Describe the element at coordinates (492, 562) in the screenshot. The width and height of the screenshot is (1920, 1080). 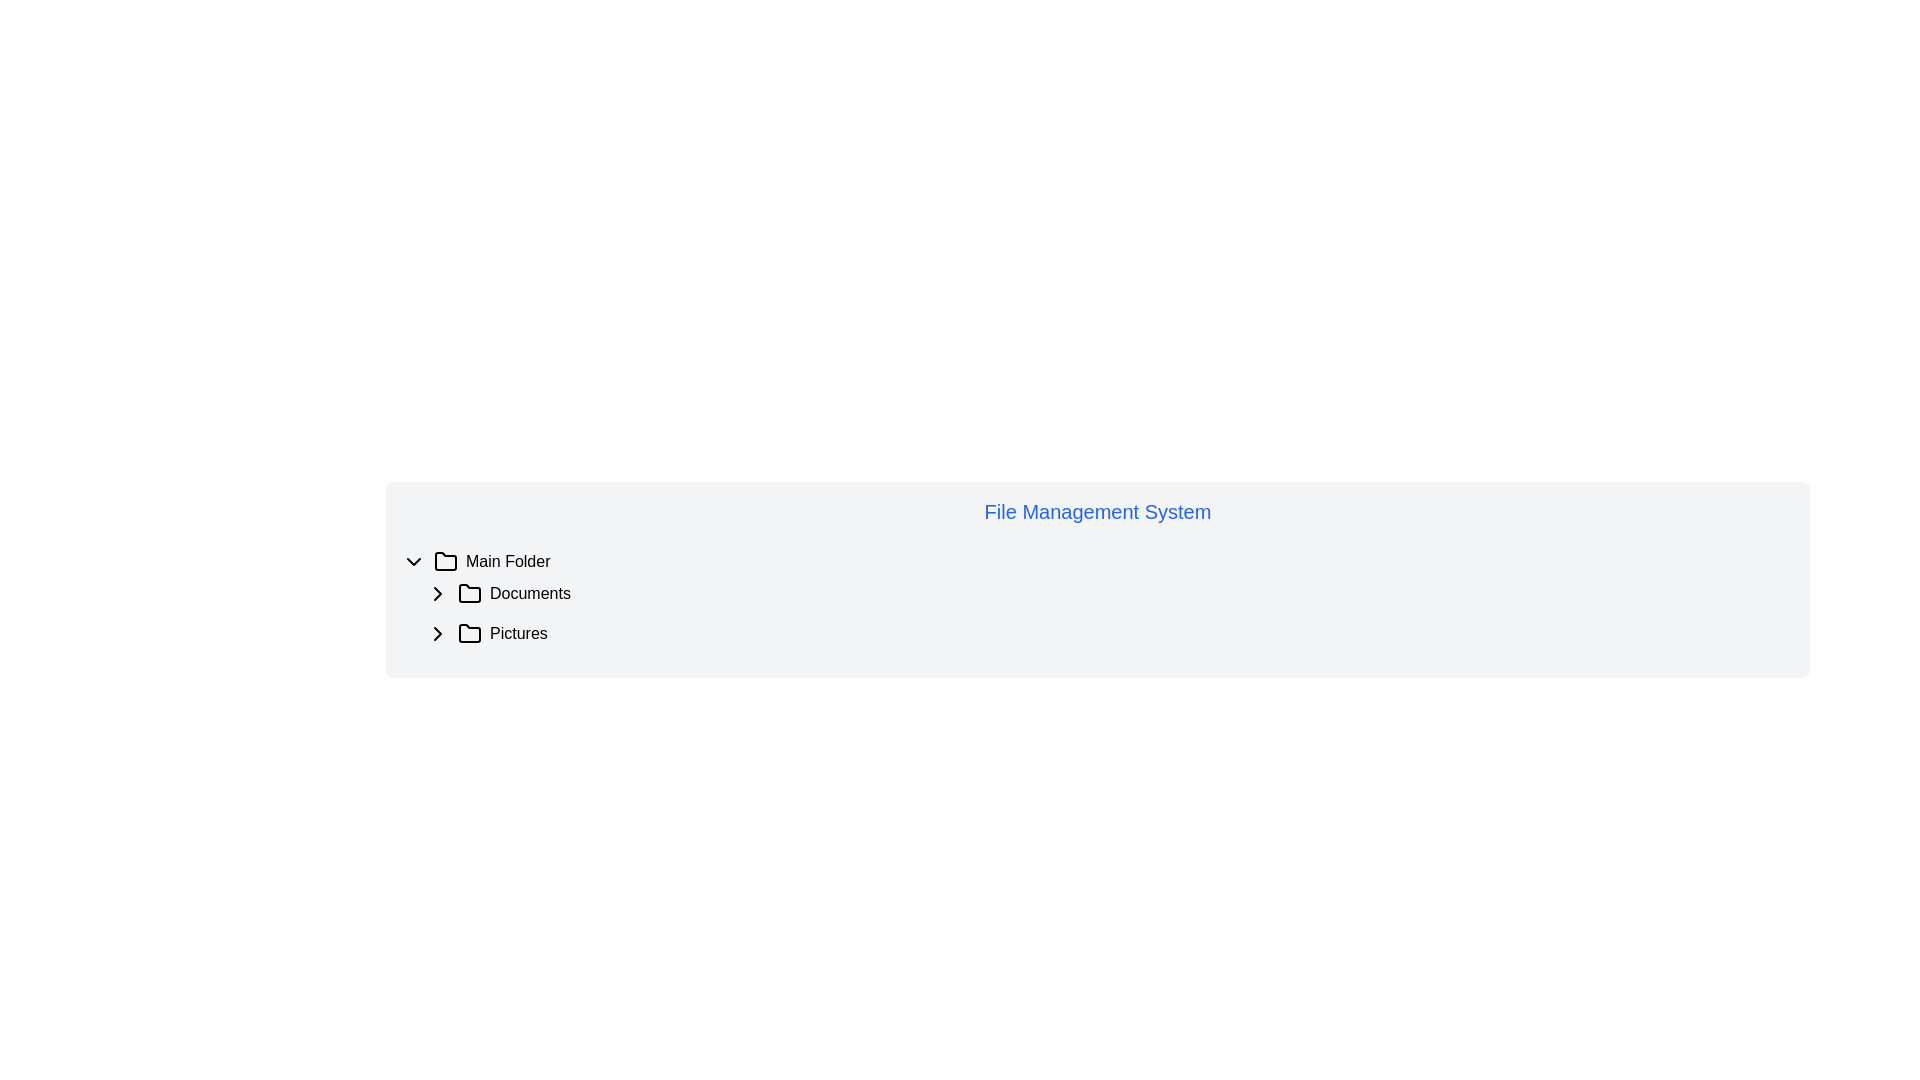
I see `on the 'Main Folder' item in the file management system` at that location.